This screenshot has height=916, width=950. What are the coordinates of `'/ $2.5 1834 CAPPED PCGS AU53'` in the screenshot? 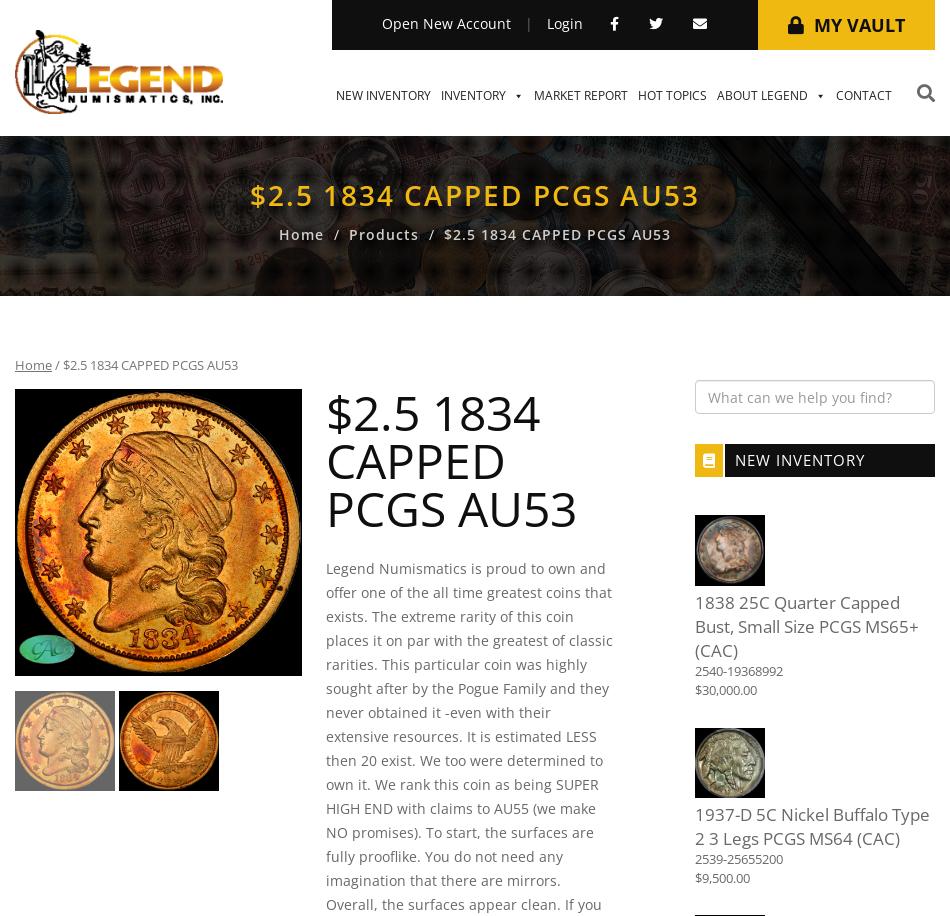 It's located at (144, 365).